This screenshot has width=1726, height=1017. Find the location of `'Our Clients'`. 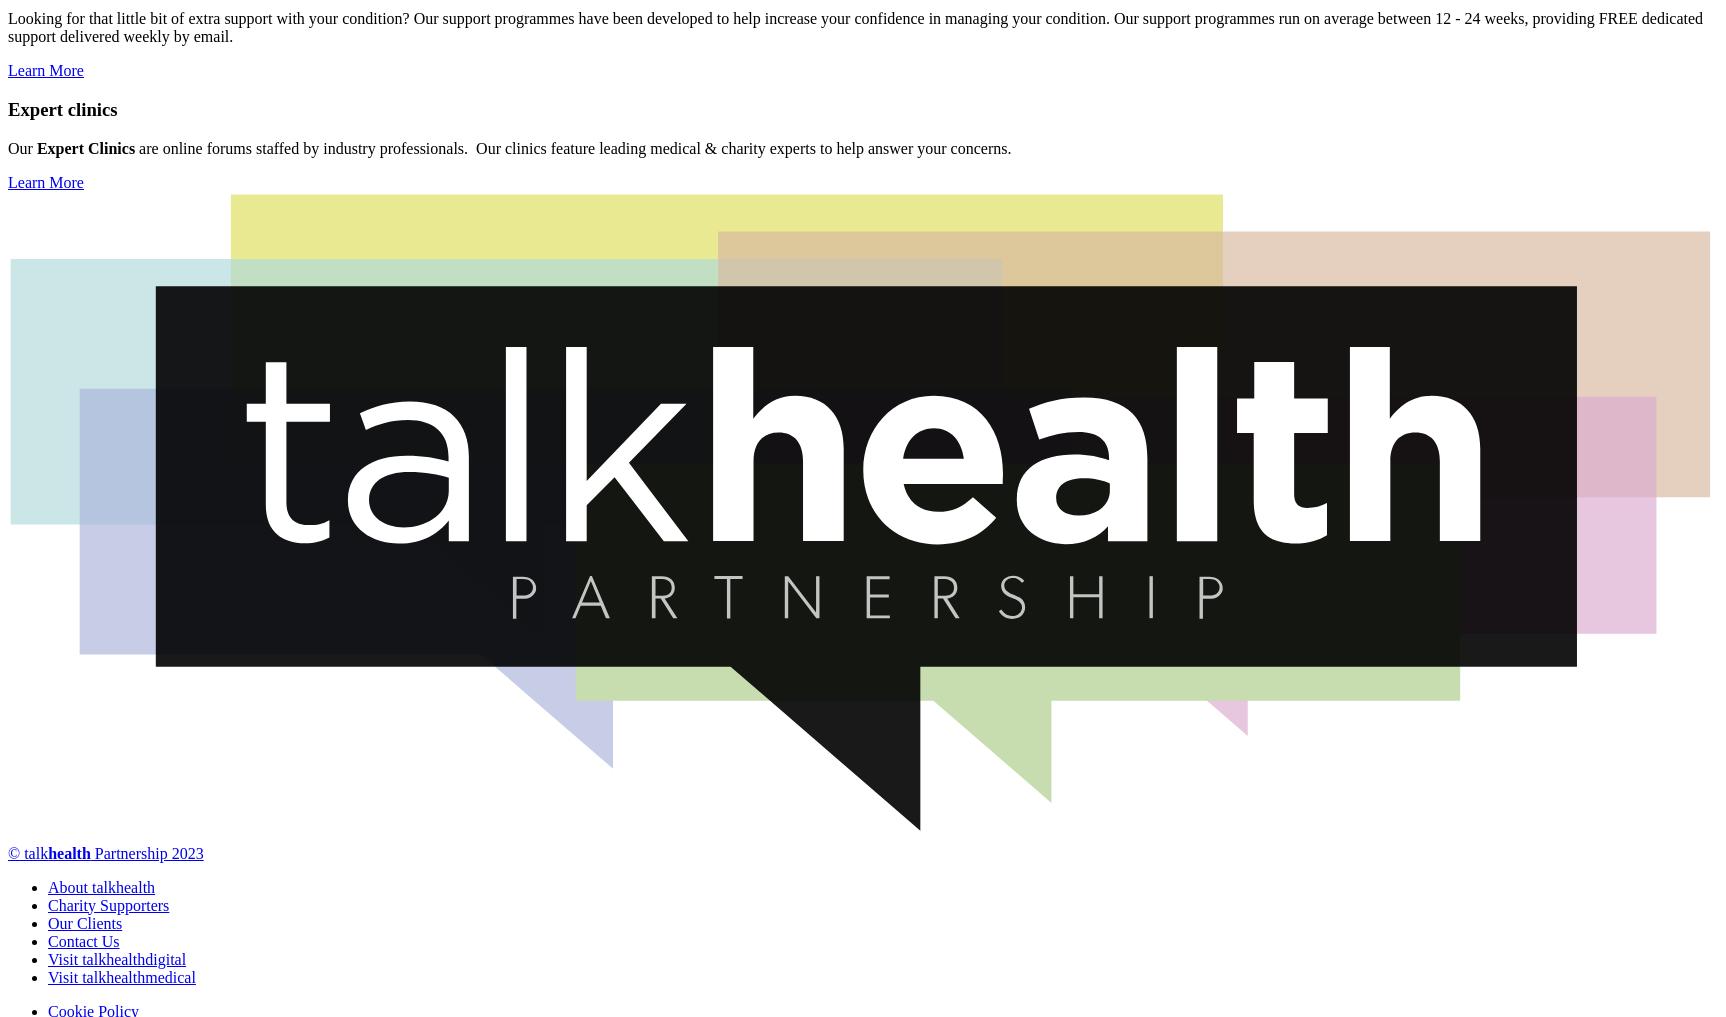

'Our Clients' is located at coordinates (84, 921).